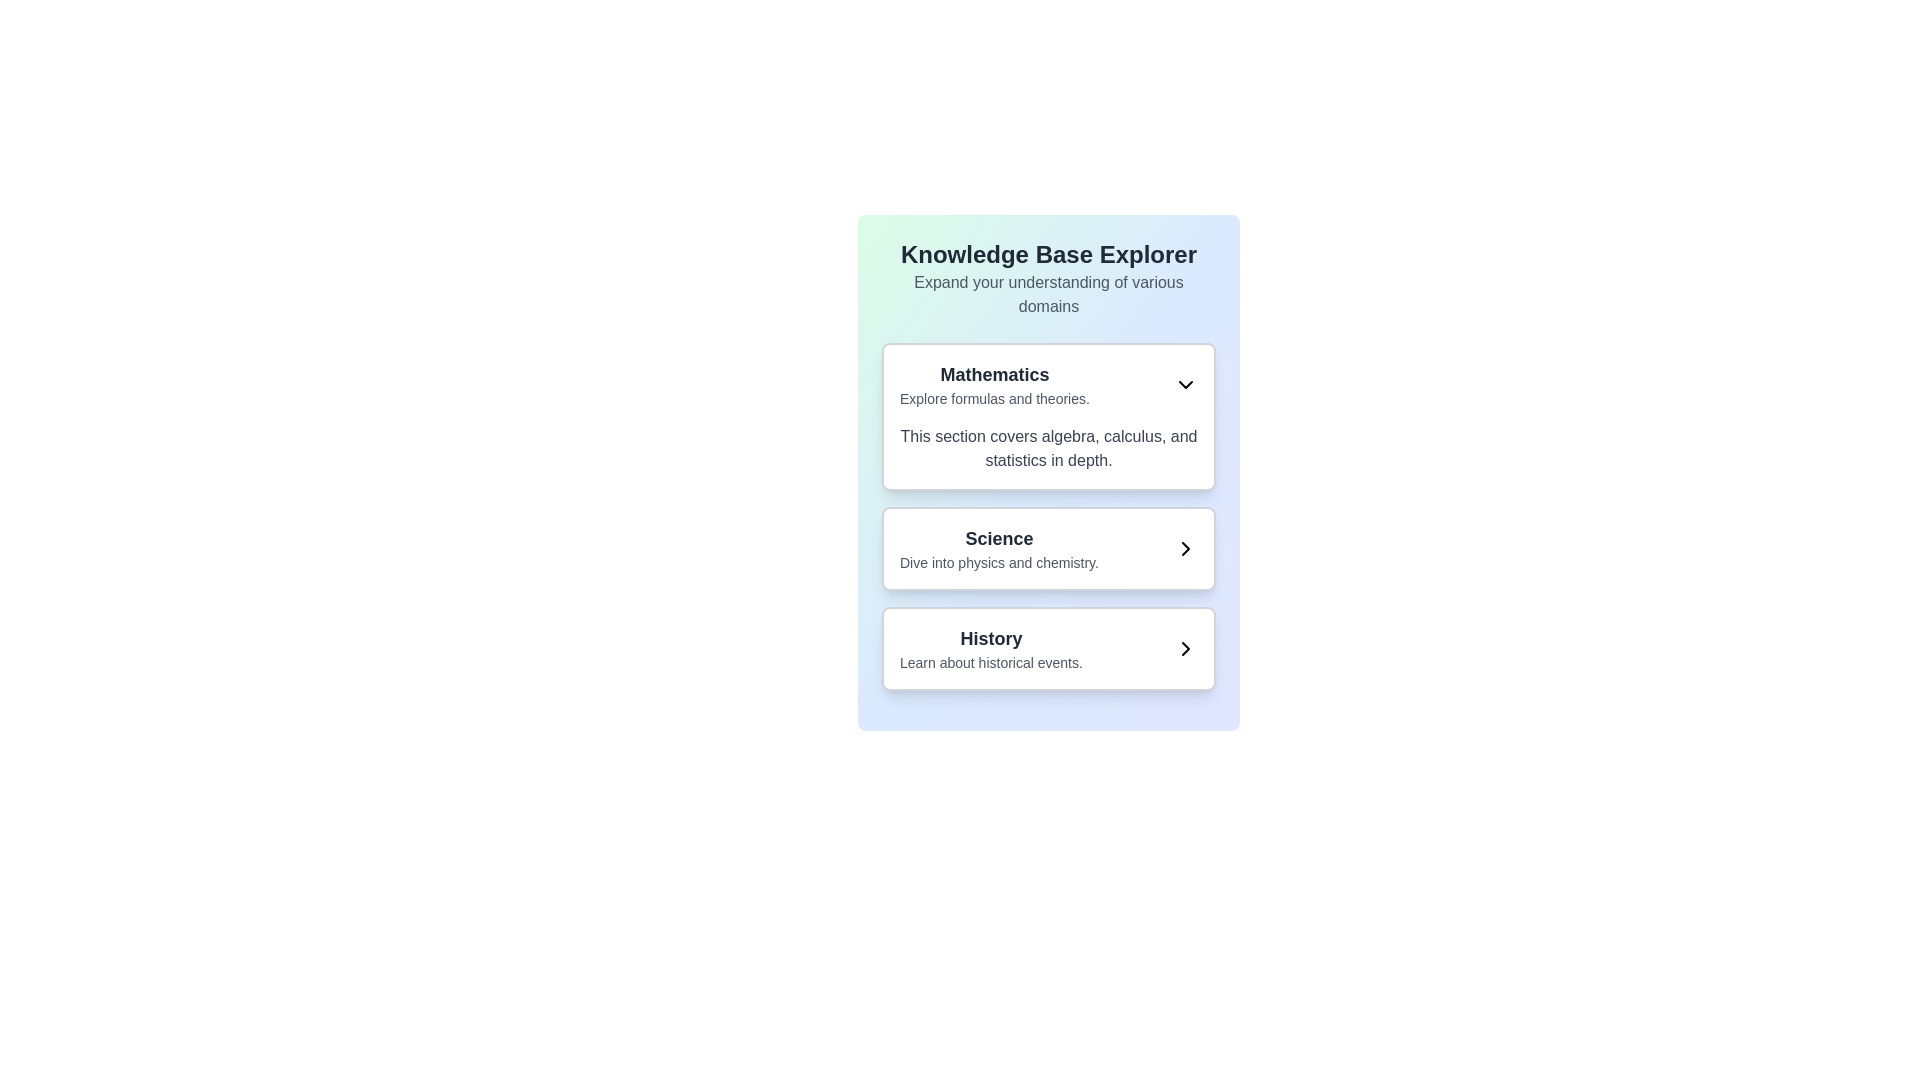  Describe the element at coordinates (991, 639) in the screenshot. I see `the 'History' text label, which is styled in bold dark grey and located at the top of the third card in a vertical stack of cards` at that location.